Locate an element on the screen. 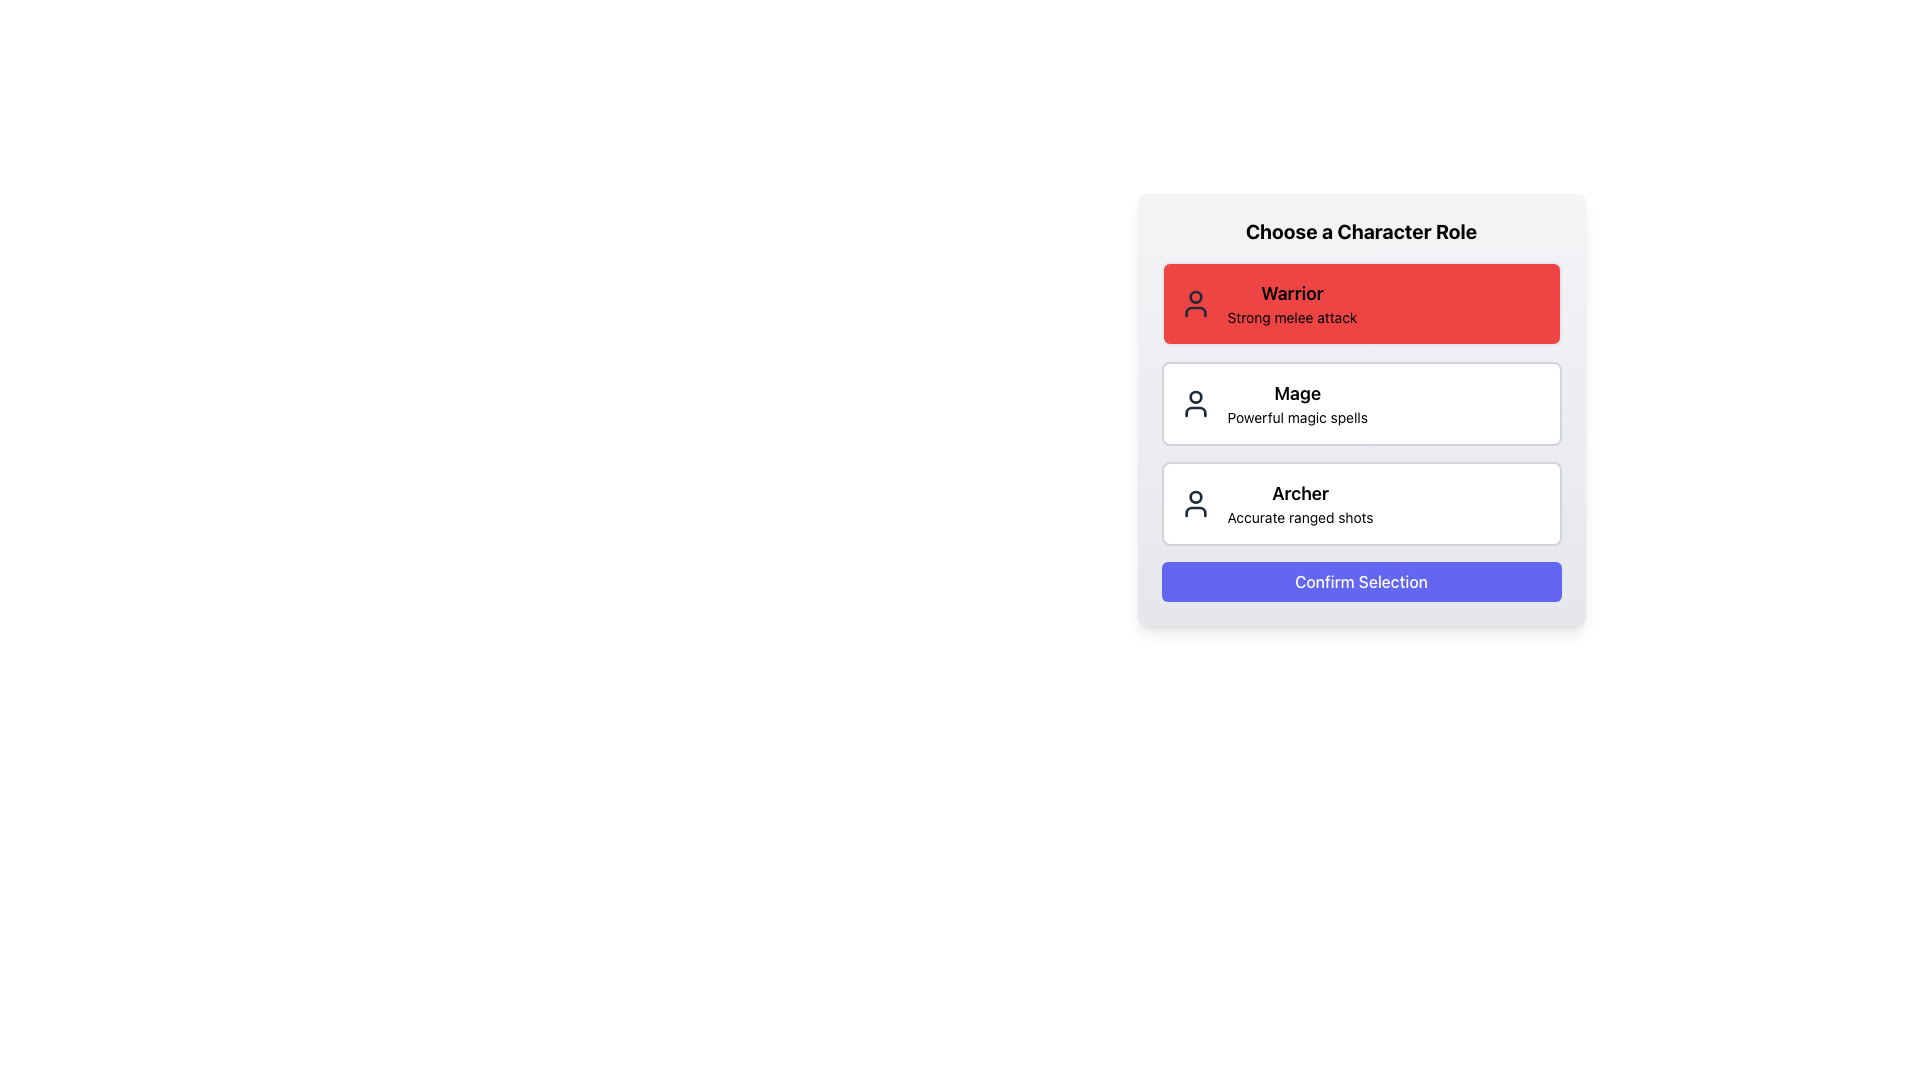 The image size is (1920, 1080). the 'Archer' icon, which is the leftmost component in the character selection menu is located at coordinates (1195, 503).